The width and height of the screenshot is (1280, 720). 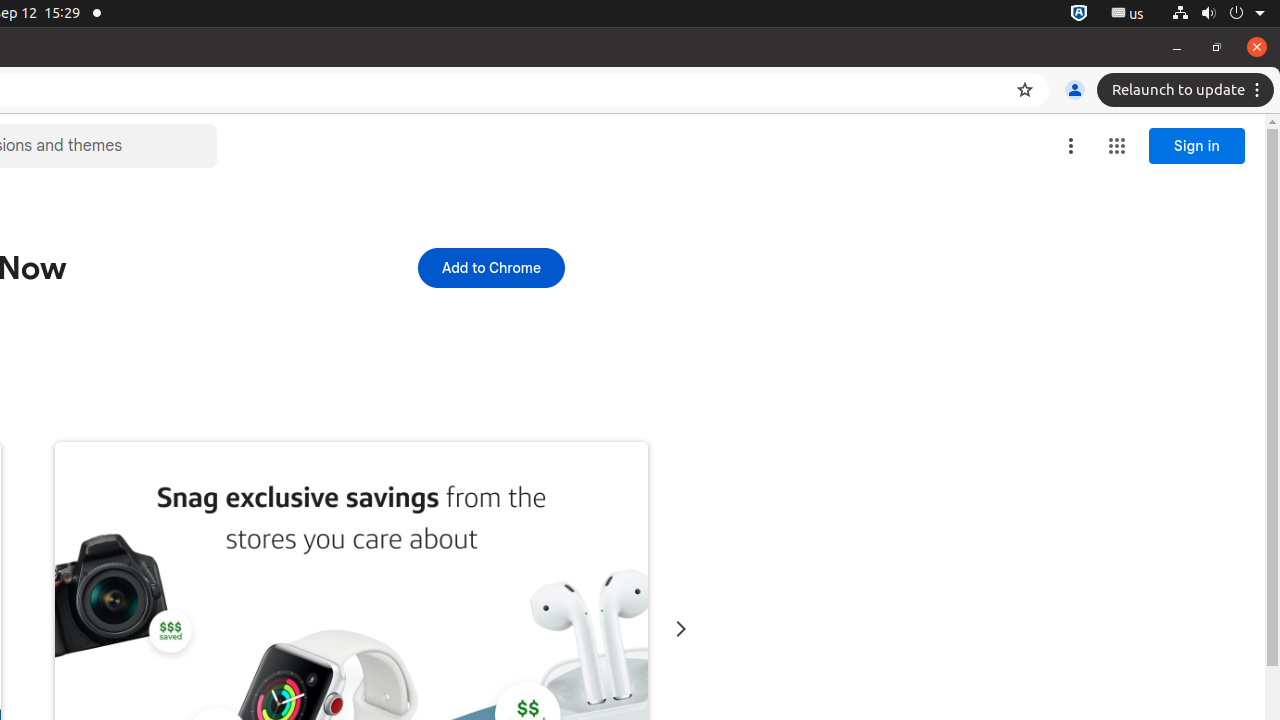 I want to click on ':1.72/StatusNotifierItem', so click(x=1078, y=13).